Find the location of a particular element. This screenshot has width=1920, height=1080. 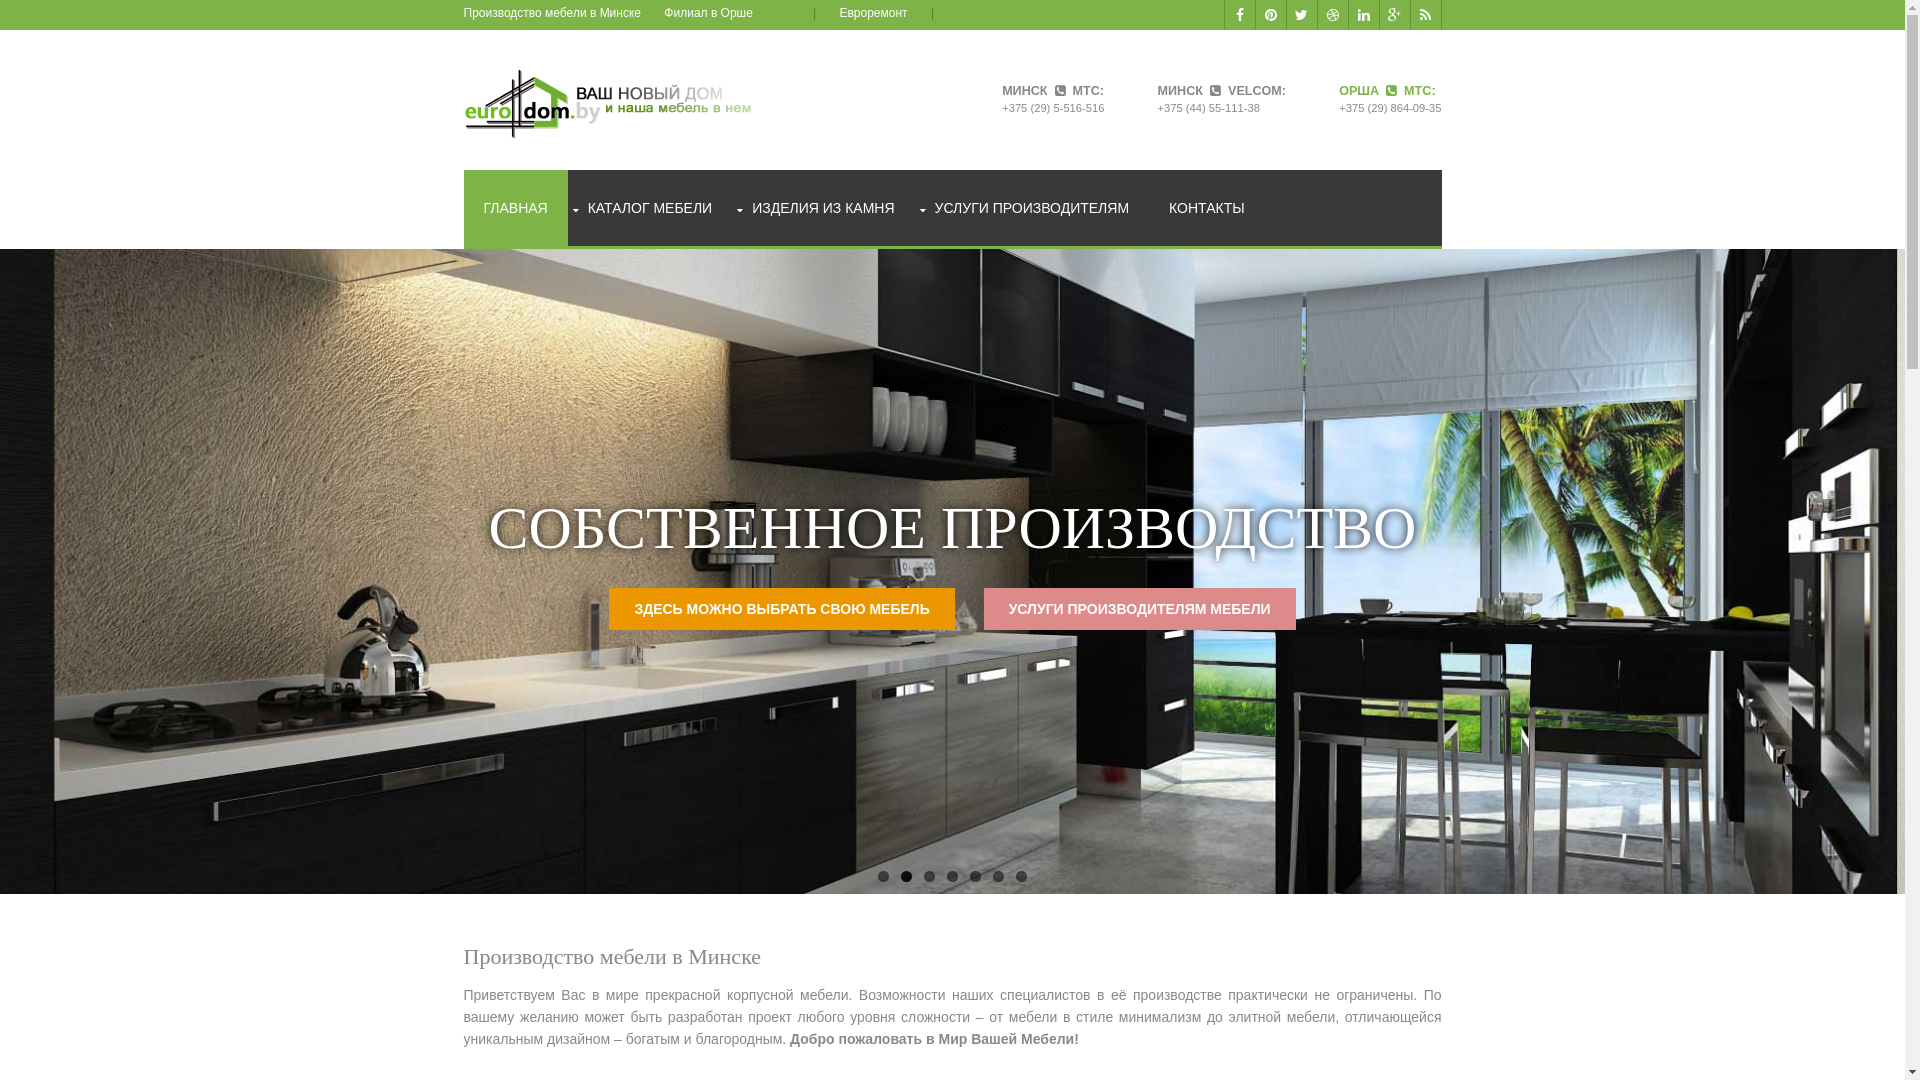

'7' is located at coordinates (1021, 875).